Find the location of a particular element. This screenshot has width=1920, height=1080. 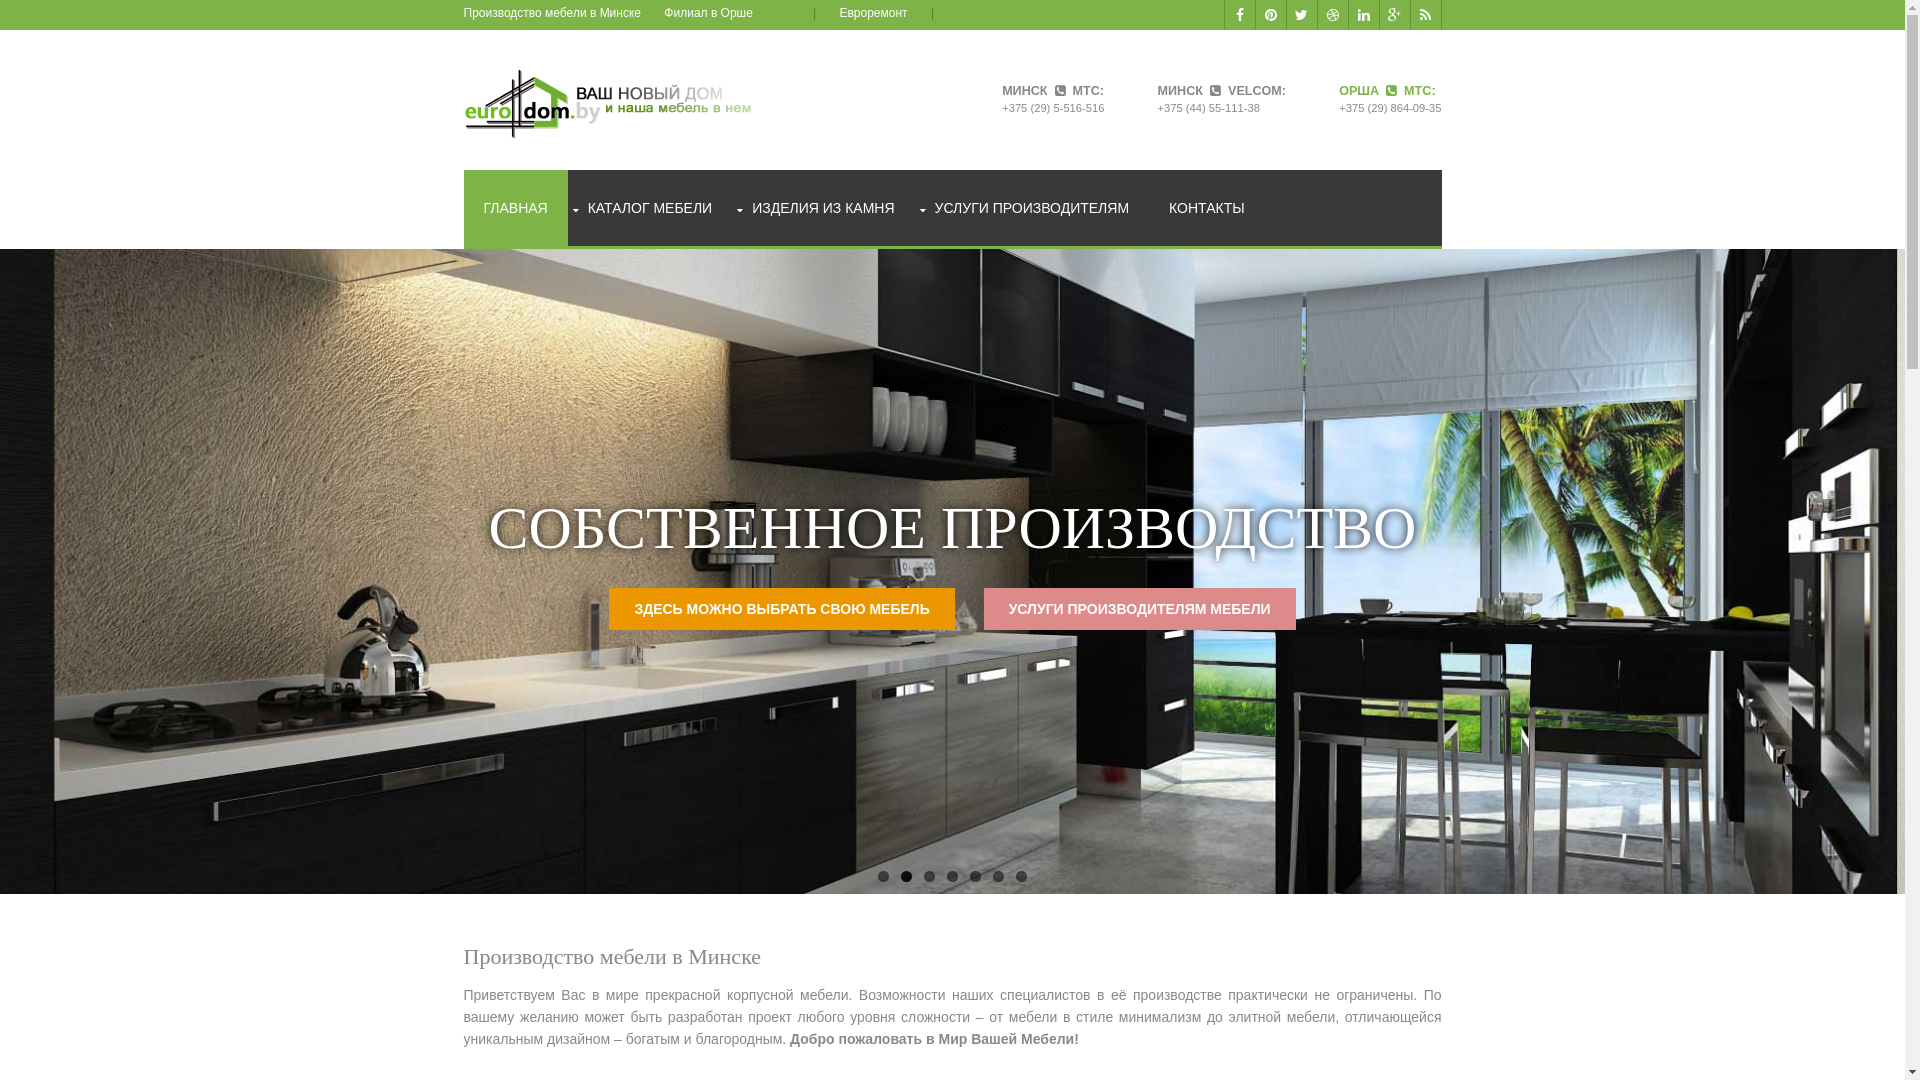

'7' is located at coordinates (1021, 875).